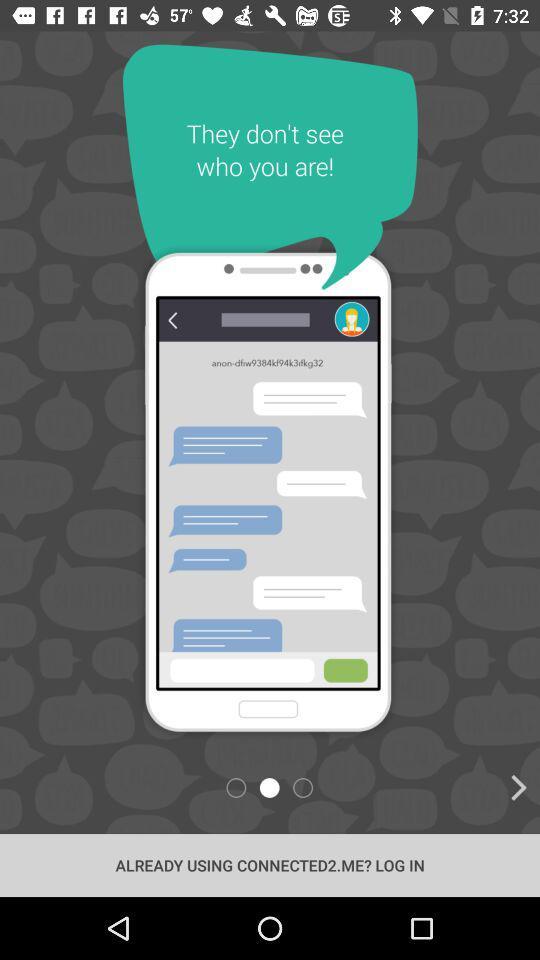  I want to click on item above already using connected2 icon, so click(116, 787).